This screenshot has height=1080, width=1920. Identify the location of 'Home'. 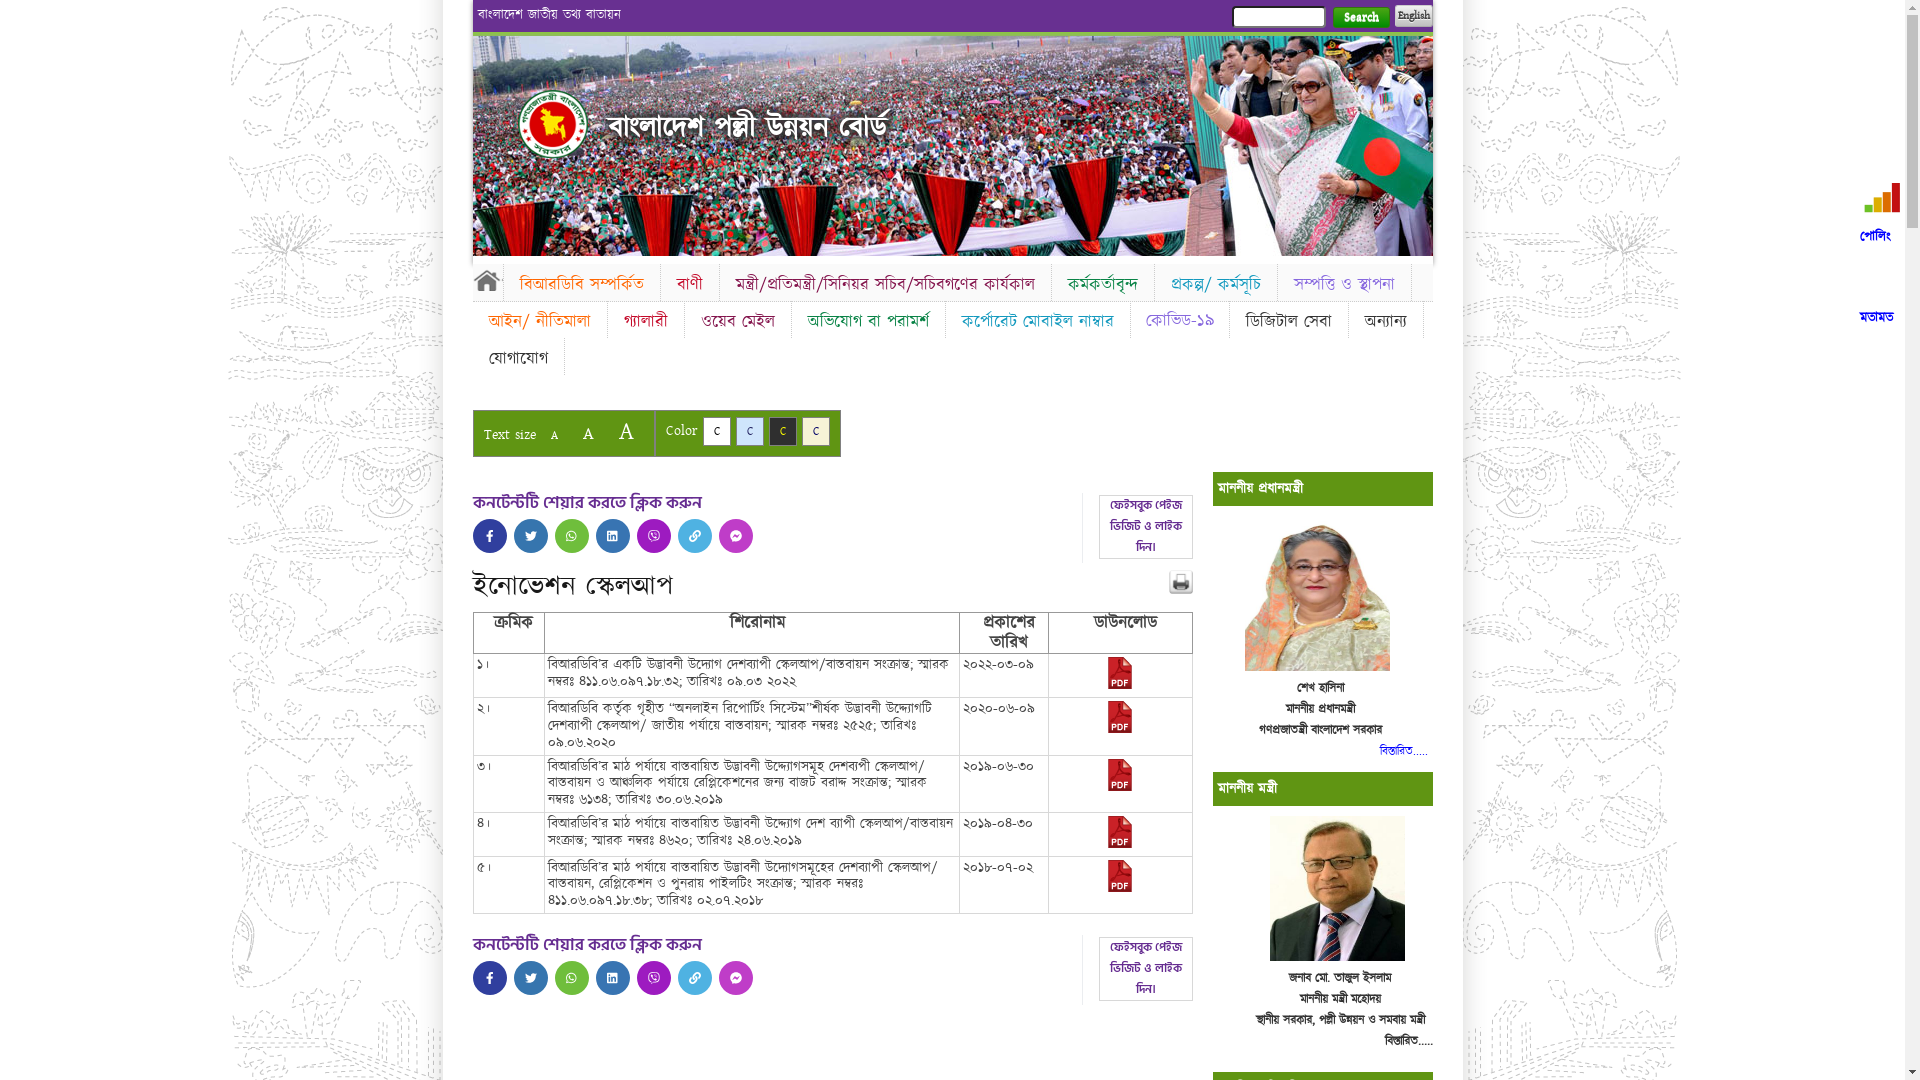
(486, 280).